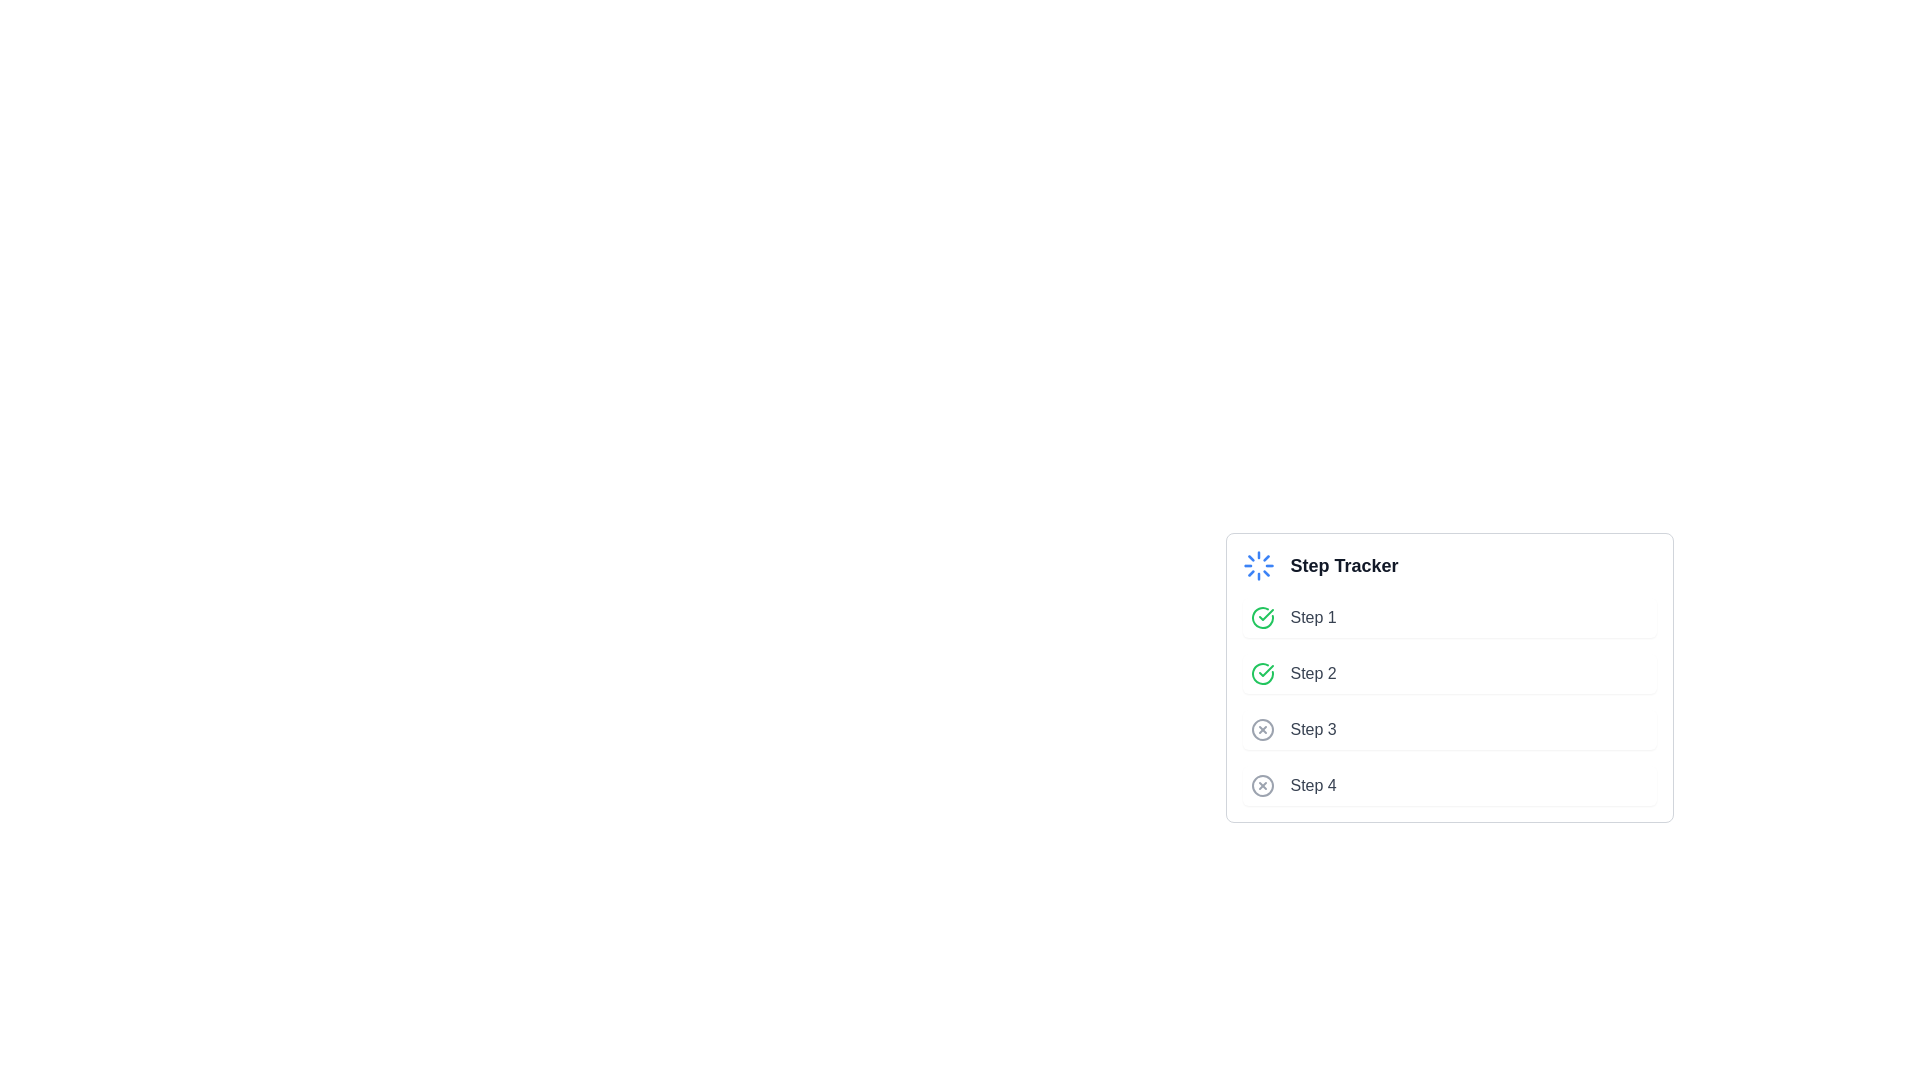  What do you see at coordinates (1261, 729) in the screenshot?
I see `the circular icon indicating the pending status of 'Step 3', which is positioned to the left of the text 'Step 3' in the step tracker` at bounding box center [1261, 729].